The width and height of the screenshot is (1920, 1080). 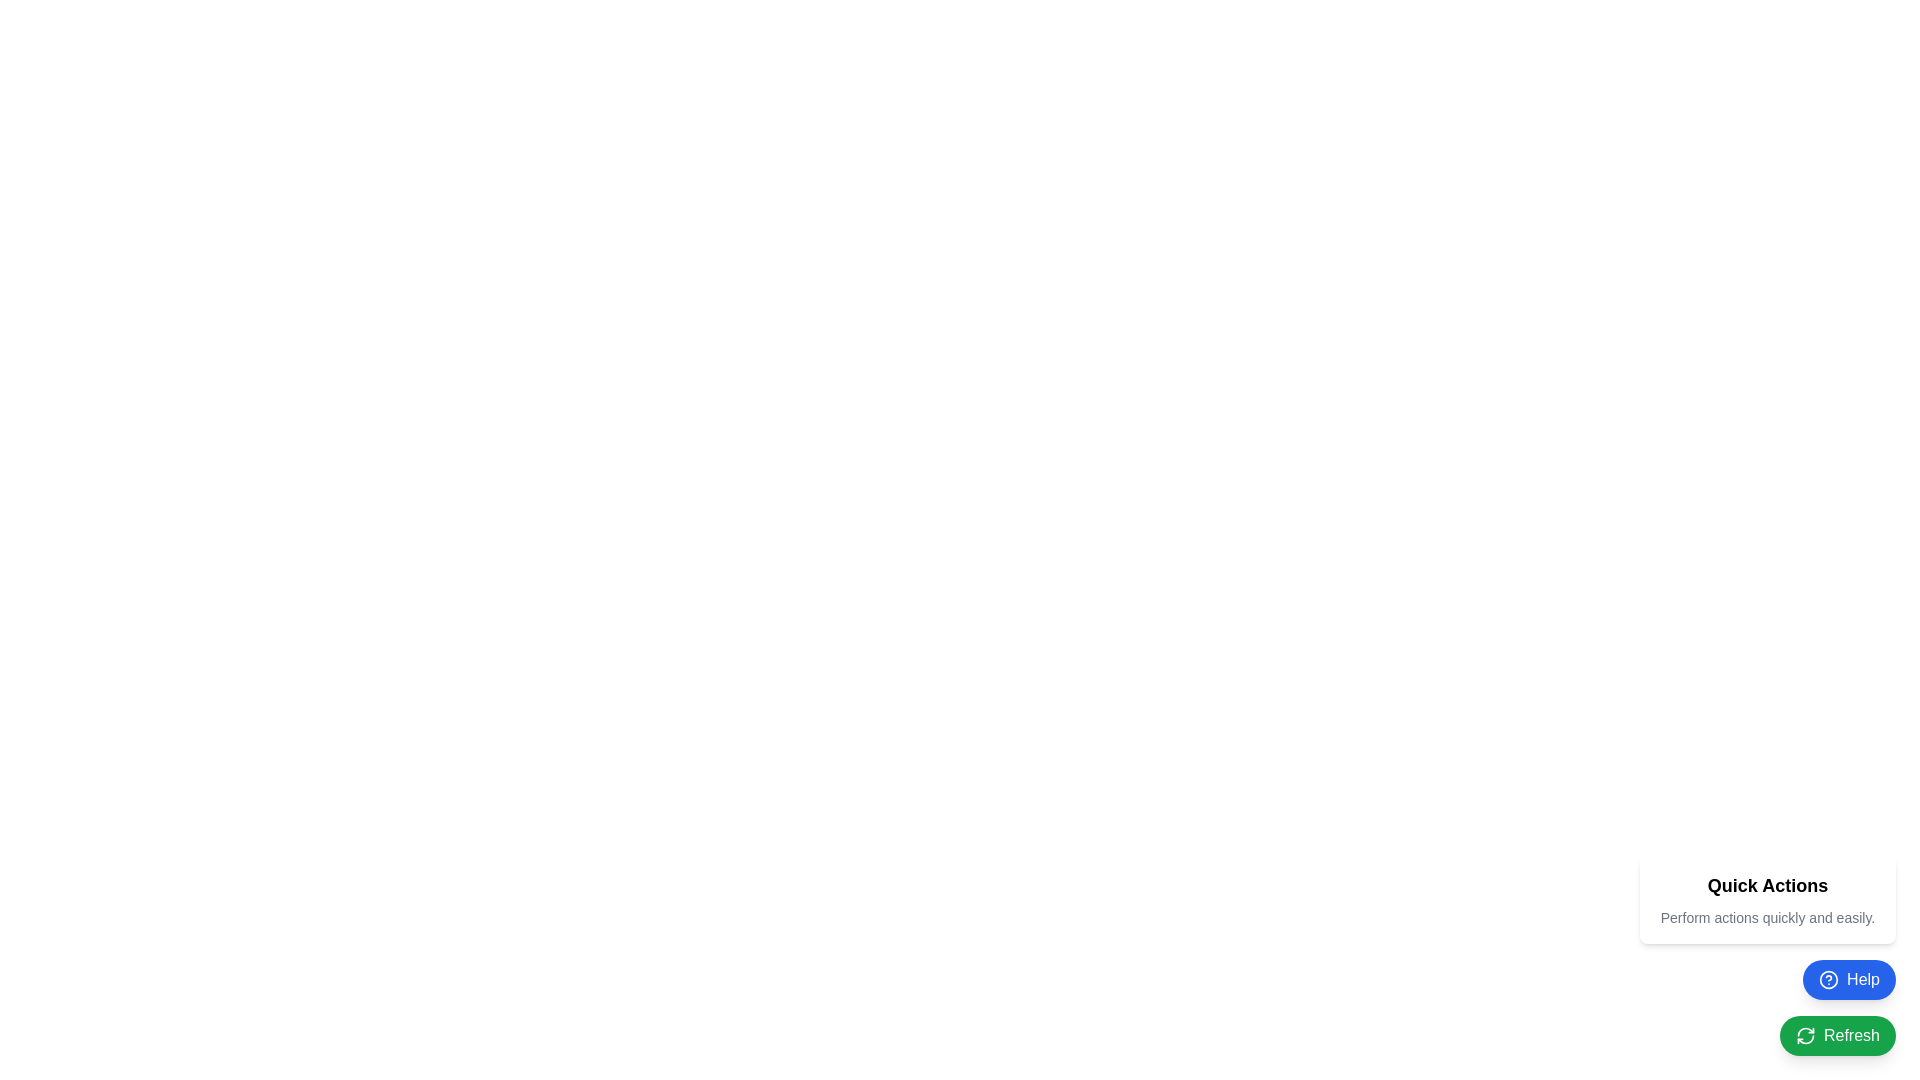 I want to click on the circular graphical element that is part of the help icon located adjacent to the 'Help' button, so click(x=1829, y=978).